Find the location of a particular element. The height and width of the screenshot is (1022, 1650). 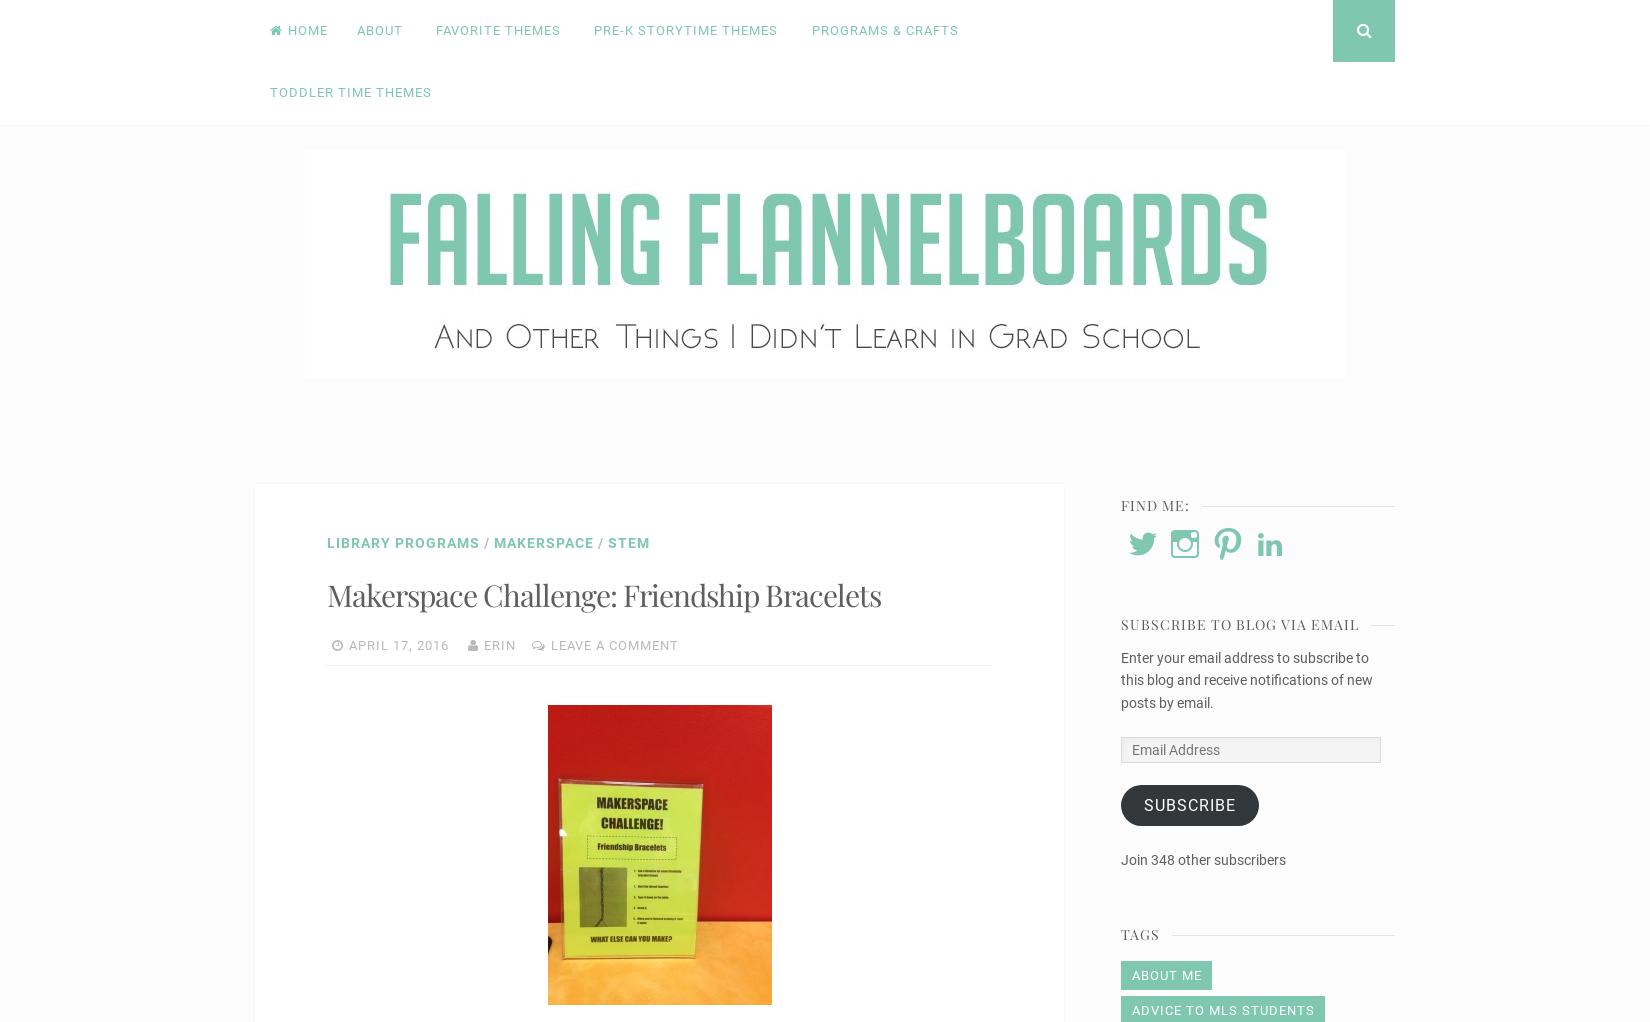

'Makerspace' is located at coordinates (543, 540).